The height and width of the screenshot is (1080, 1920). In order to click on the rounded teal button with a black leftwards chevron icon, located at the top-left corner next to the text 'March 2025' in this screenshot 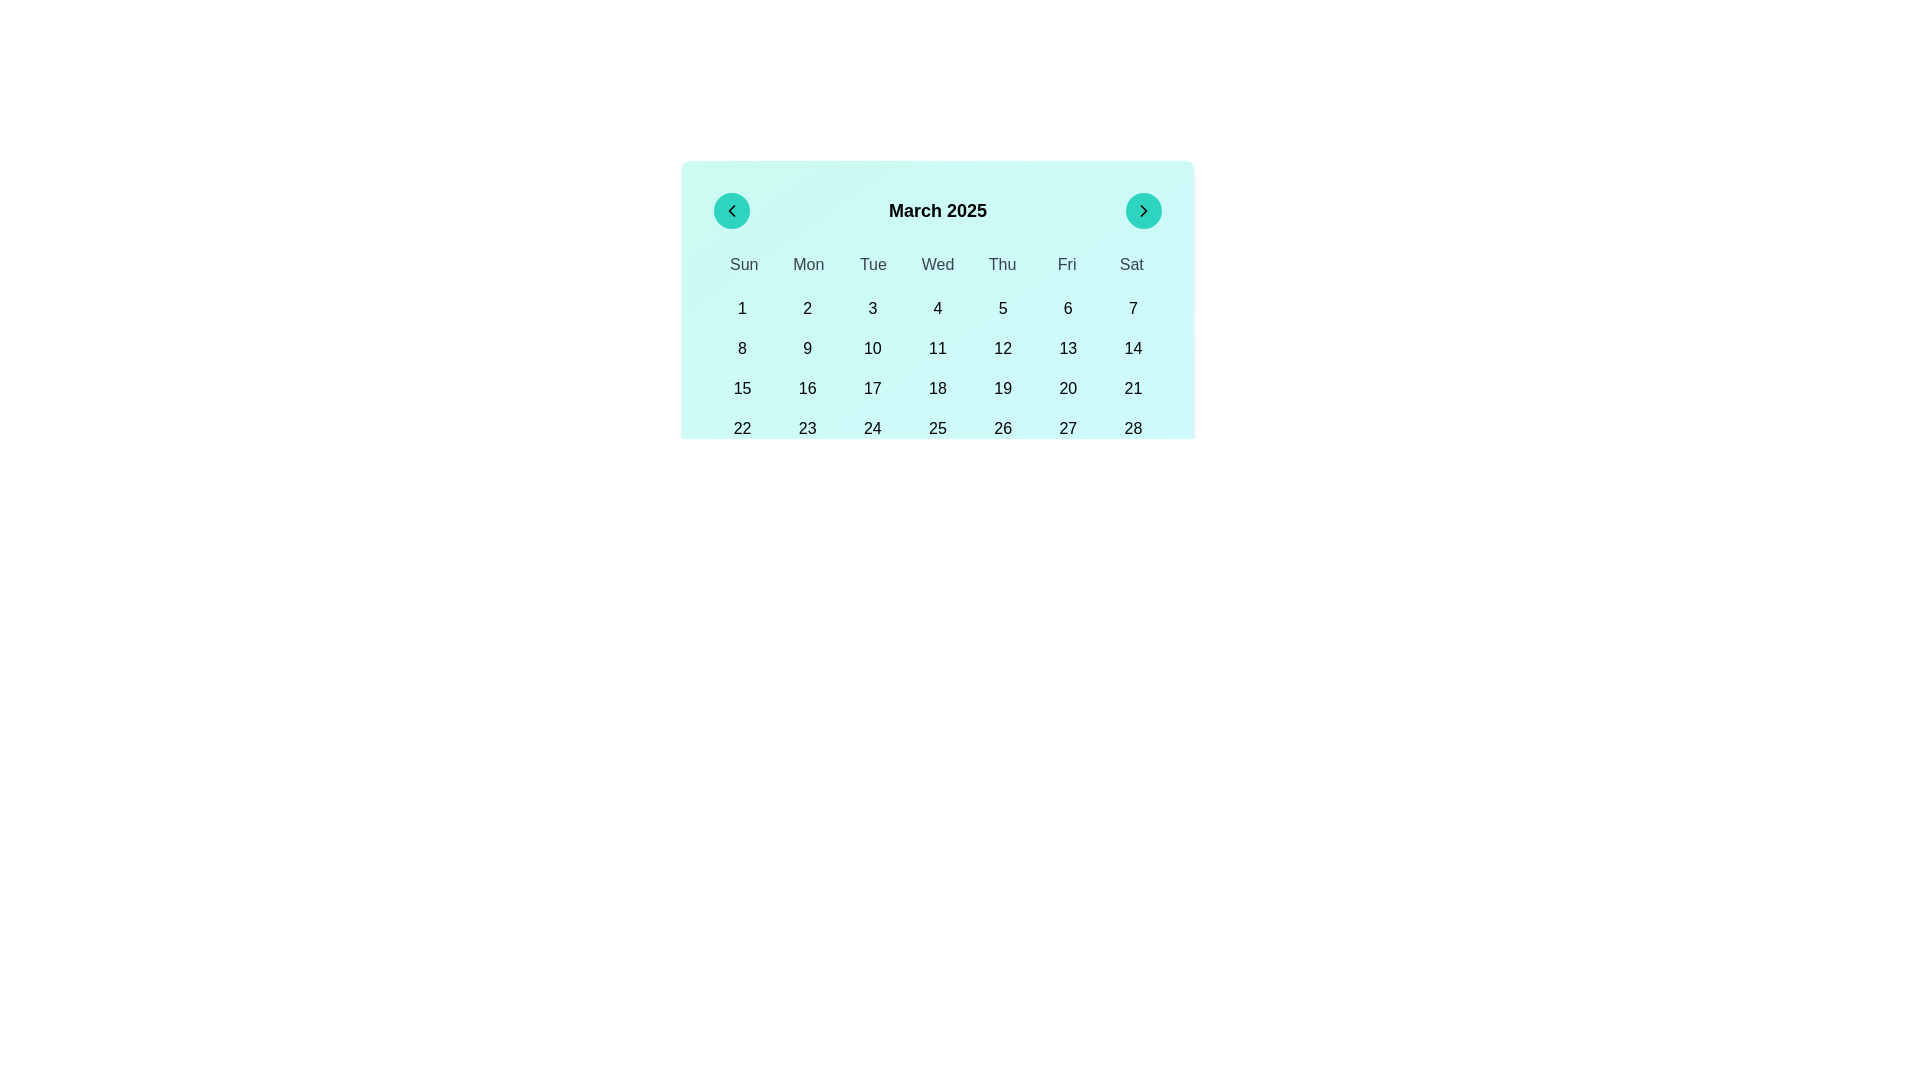, I will do `click(730, 211)`.